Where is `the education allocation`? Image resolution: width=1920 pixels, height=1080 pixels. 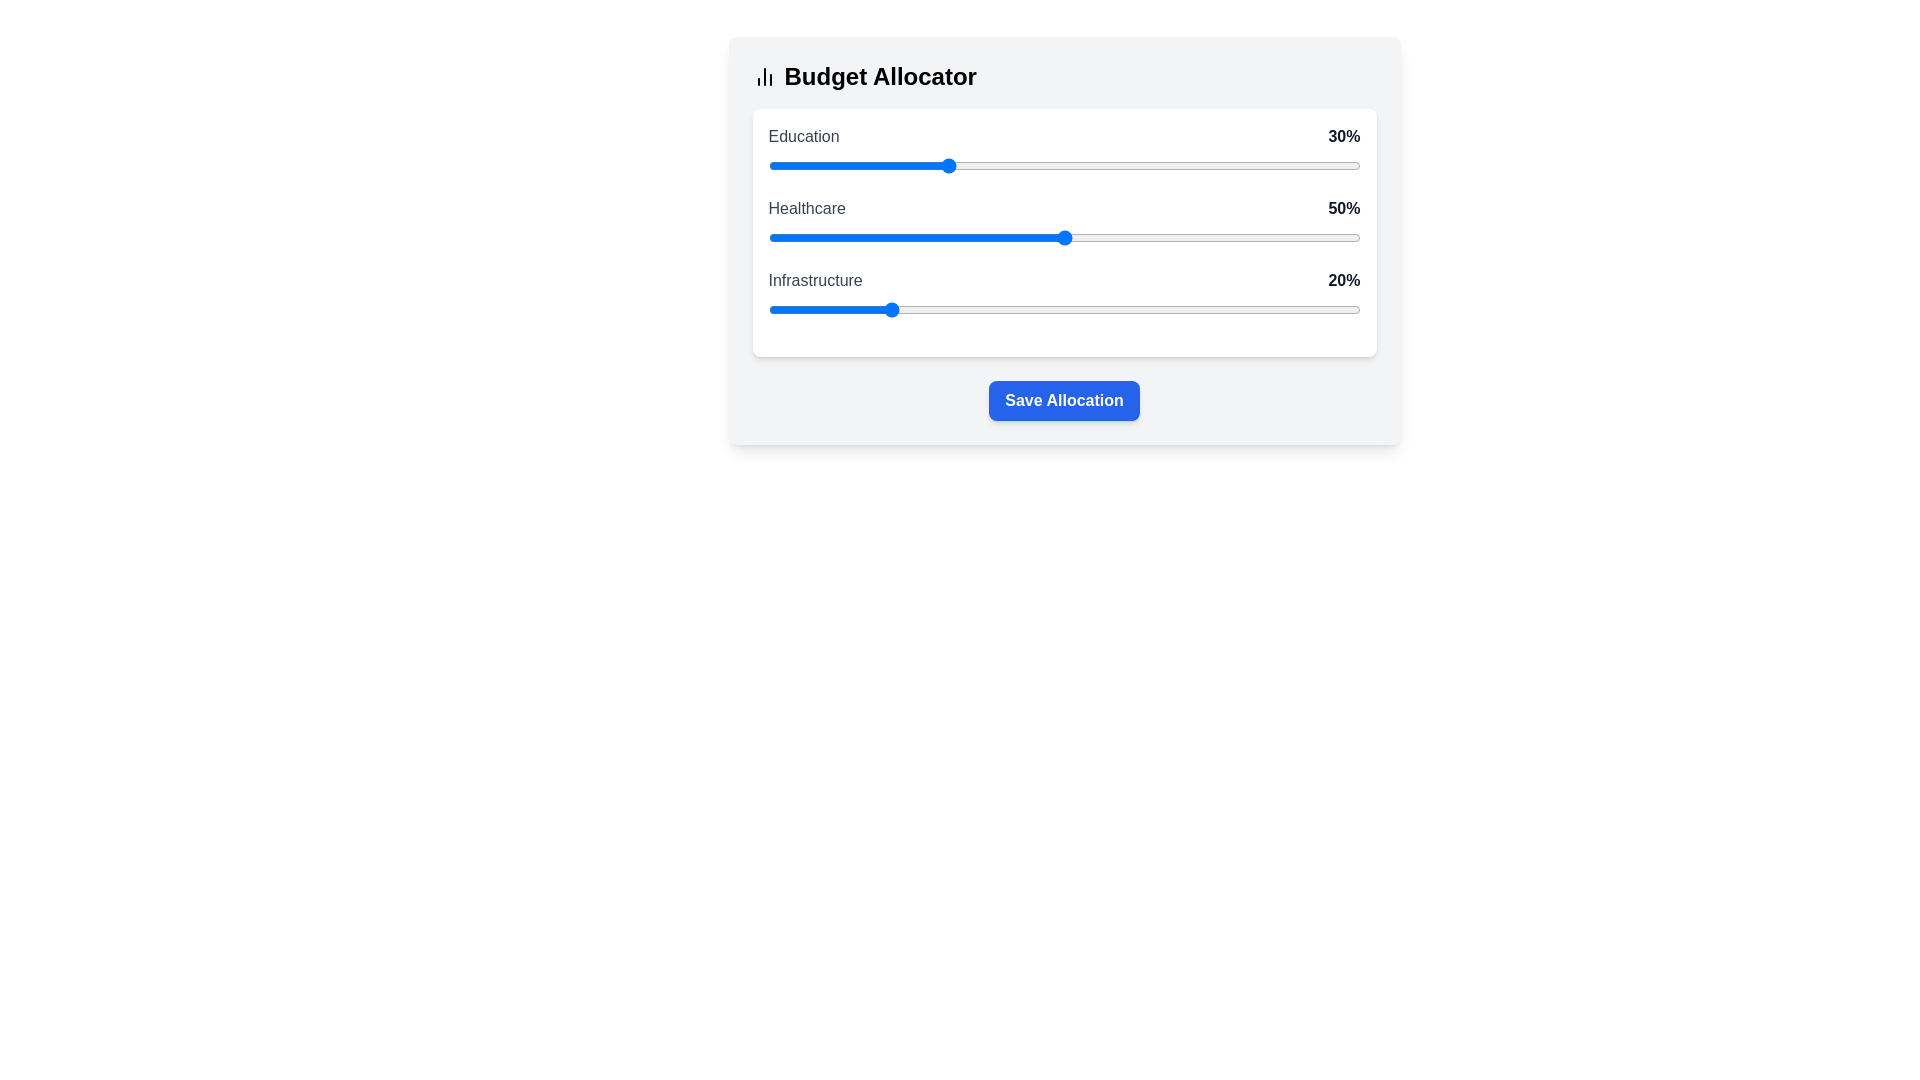 the education allocation is located at coordinates (804, 164).